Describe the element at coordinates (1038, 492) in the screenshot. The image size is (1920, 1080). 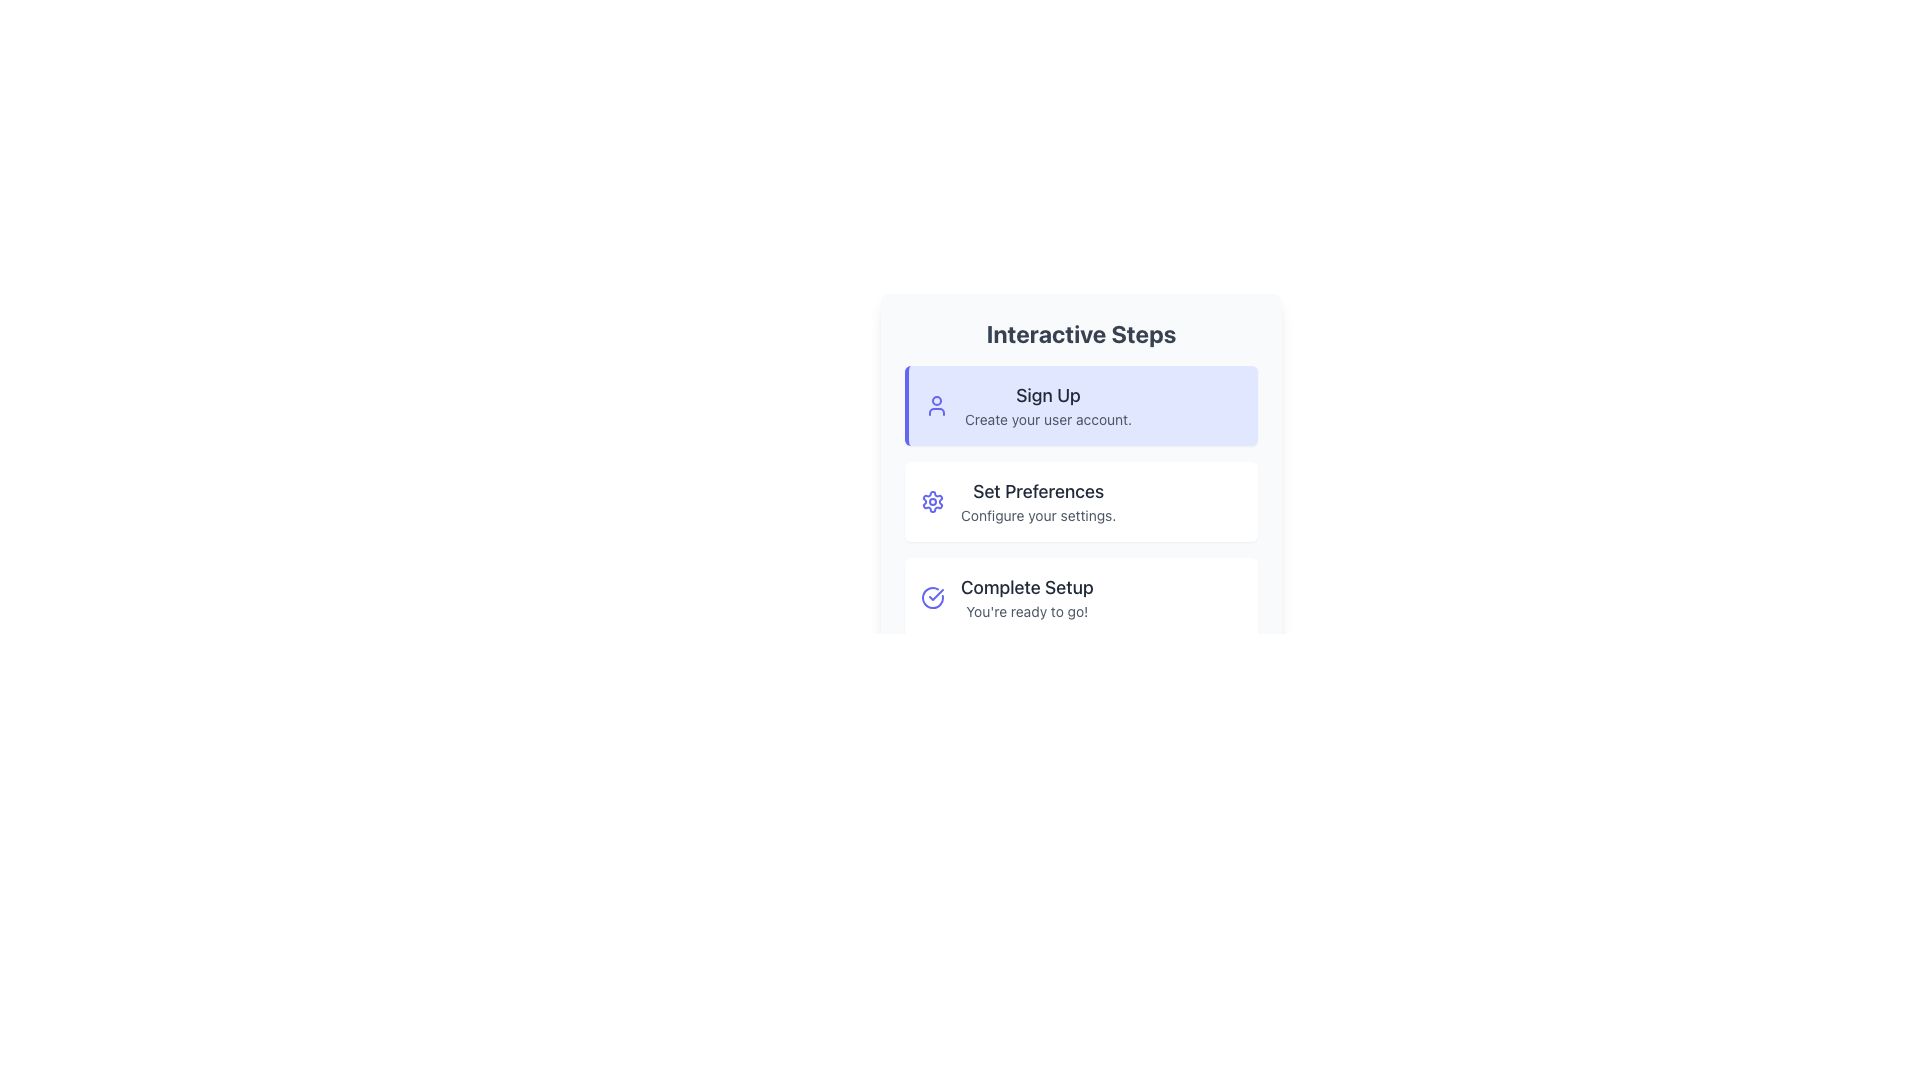
I see `the 'Set Preferences' text label, which is a medium-weight dark gray string prominently displayed above 'Configure your settings' in the 'Interactive Steps' section` at that location.